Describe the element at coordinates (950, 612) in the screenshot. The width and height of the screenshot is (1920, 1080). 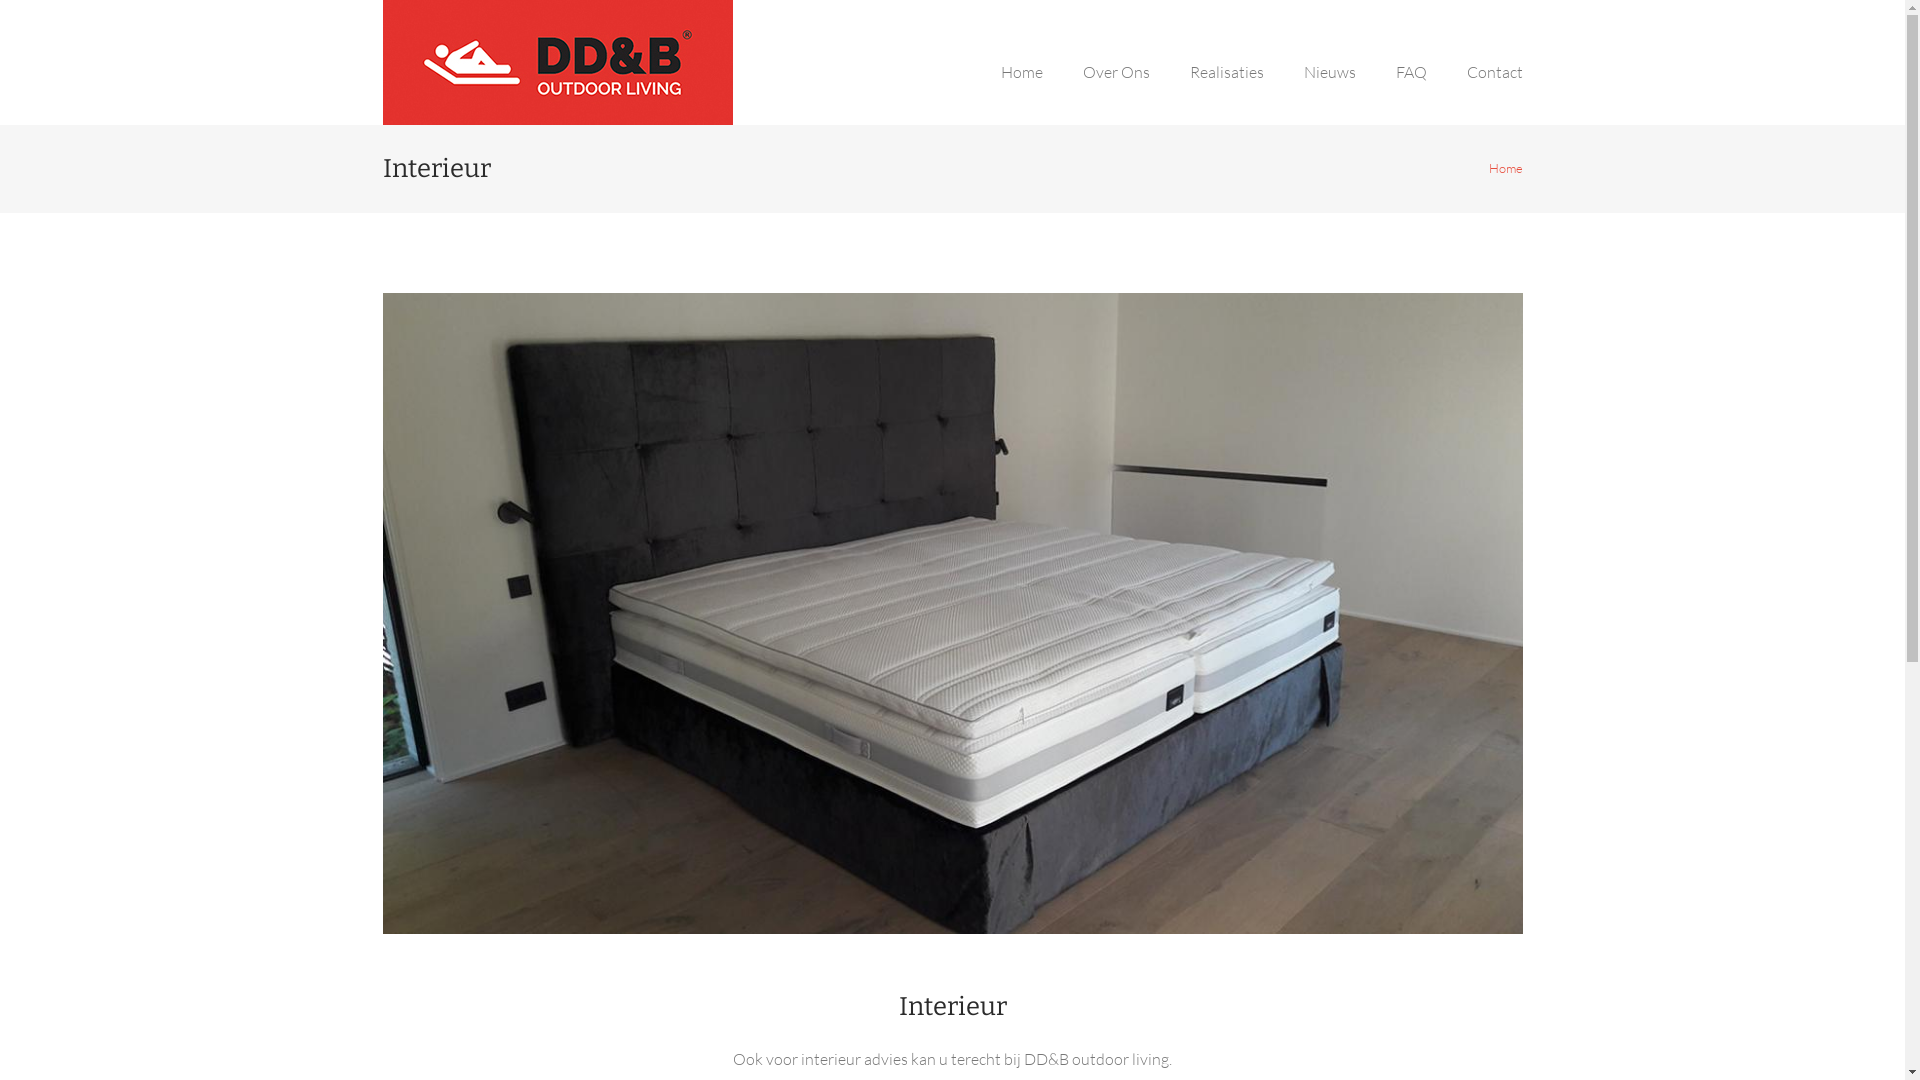
I see `'Interieur'` at that location.